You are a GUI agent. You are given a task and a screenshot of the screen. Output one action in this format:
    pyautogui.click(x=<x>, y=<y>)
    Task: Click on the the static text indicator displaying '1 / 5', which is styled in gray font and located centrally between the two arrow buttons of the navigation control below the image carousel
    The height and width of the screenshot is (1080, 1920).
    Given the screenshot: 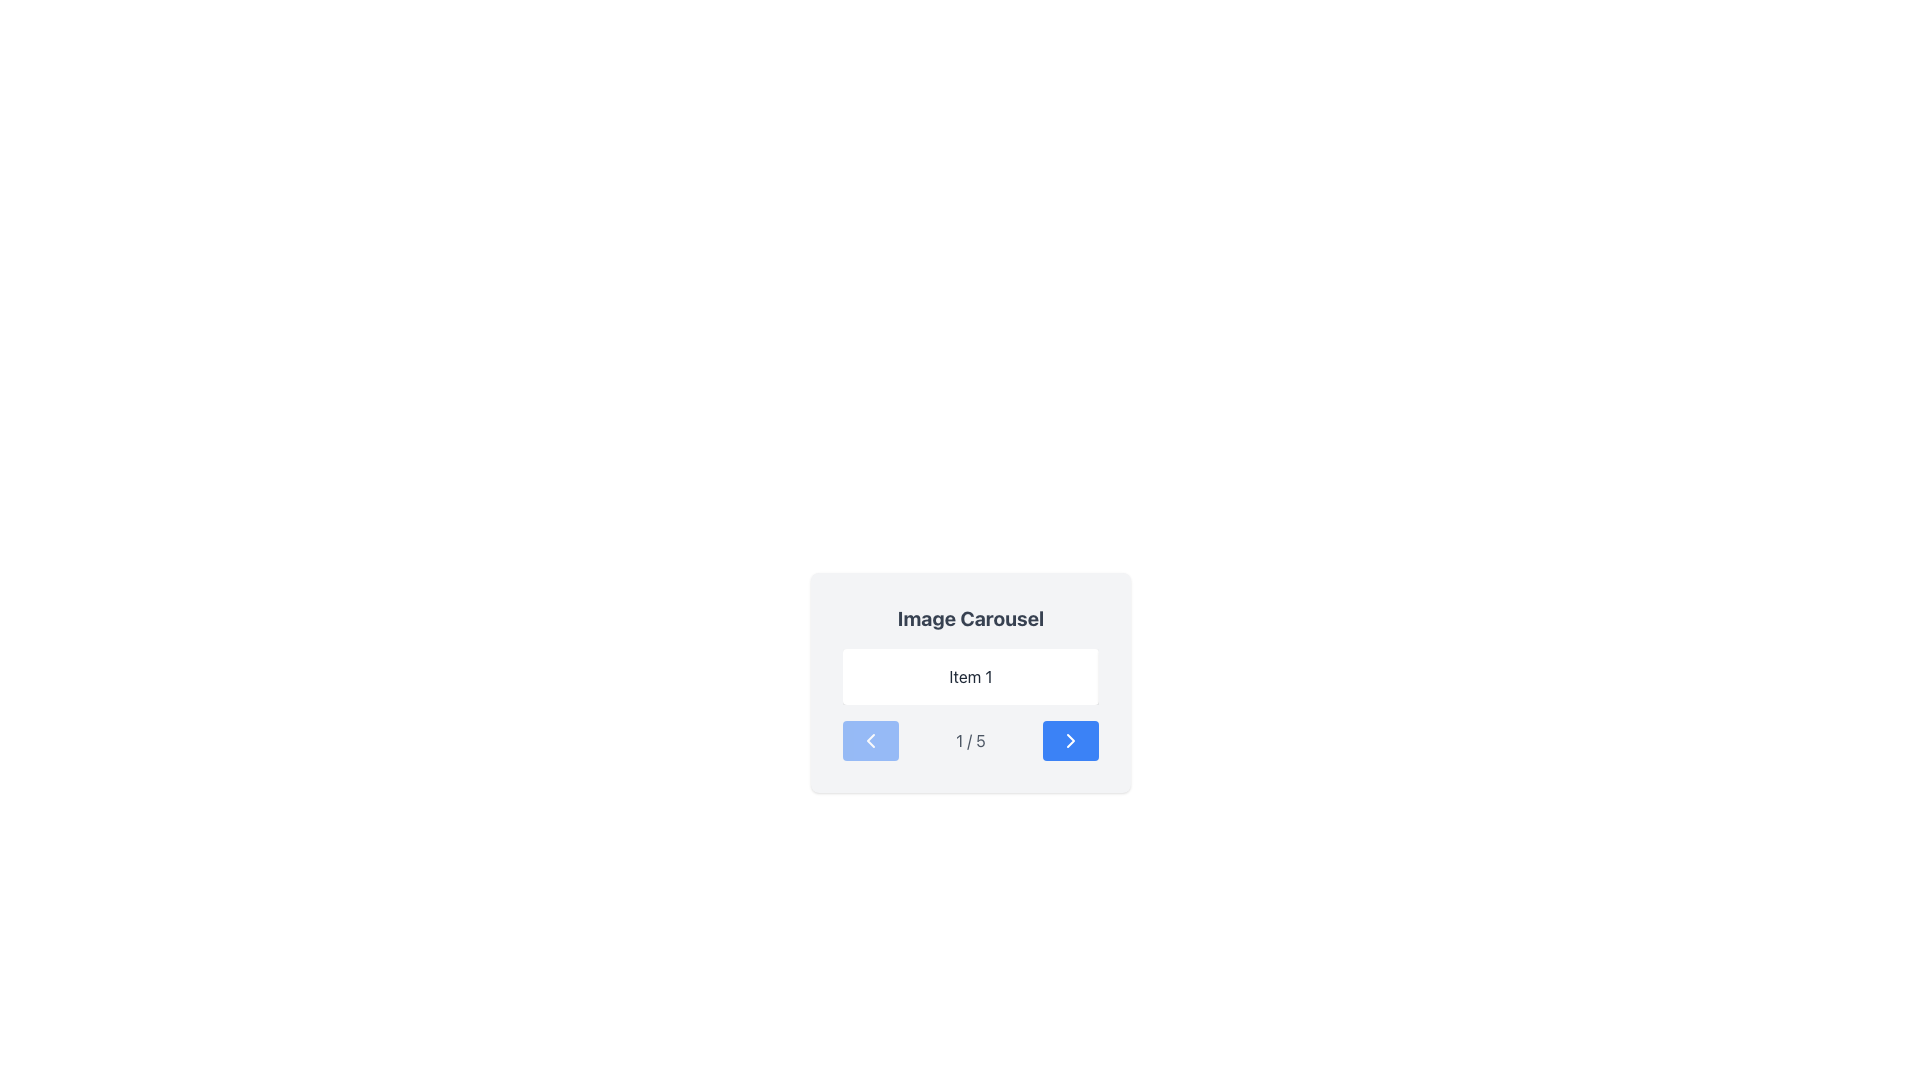 What is the action you would take?
    pyautogui.click(x=970, y=740)
    